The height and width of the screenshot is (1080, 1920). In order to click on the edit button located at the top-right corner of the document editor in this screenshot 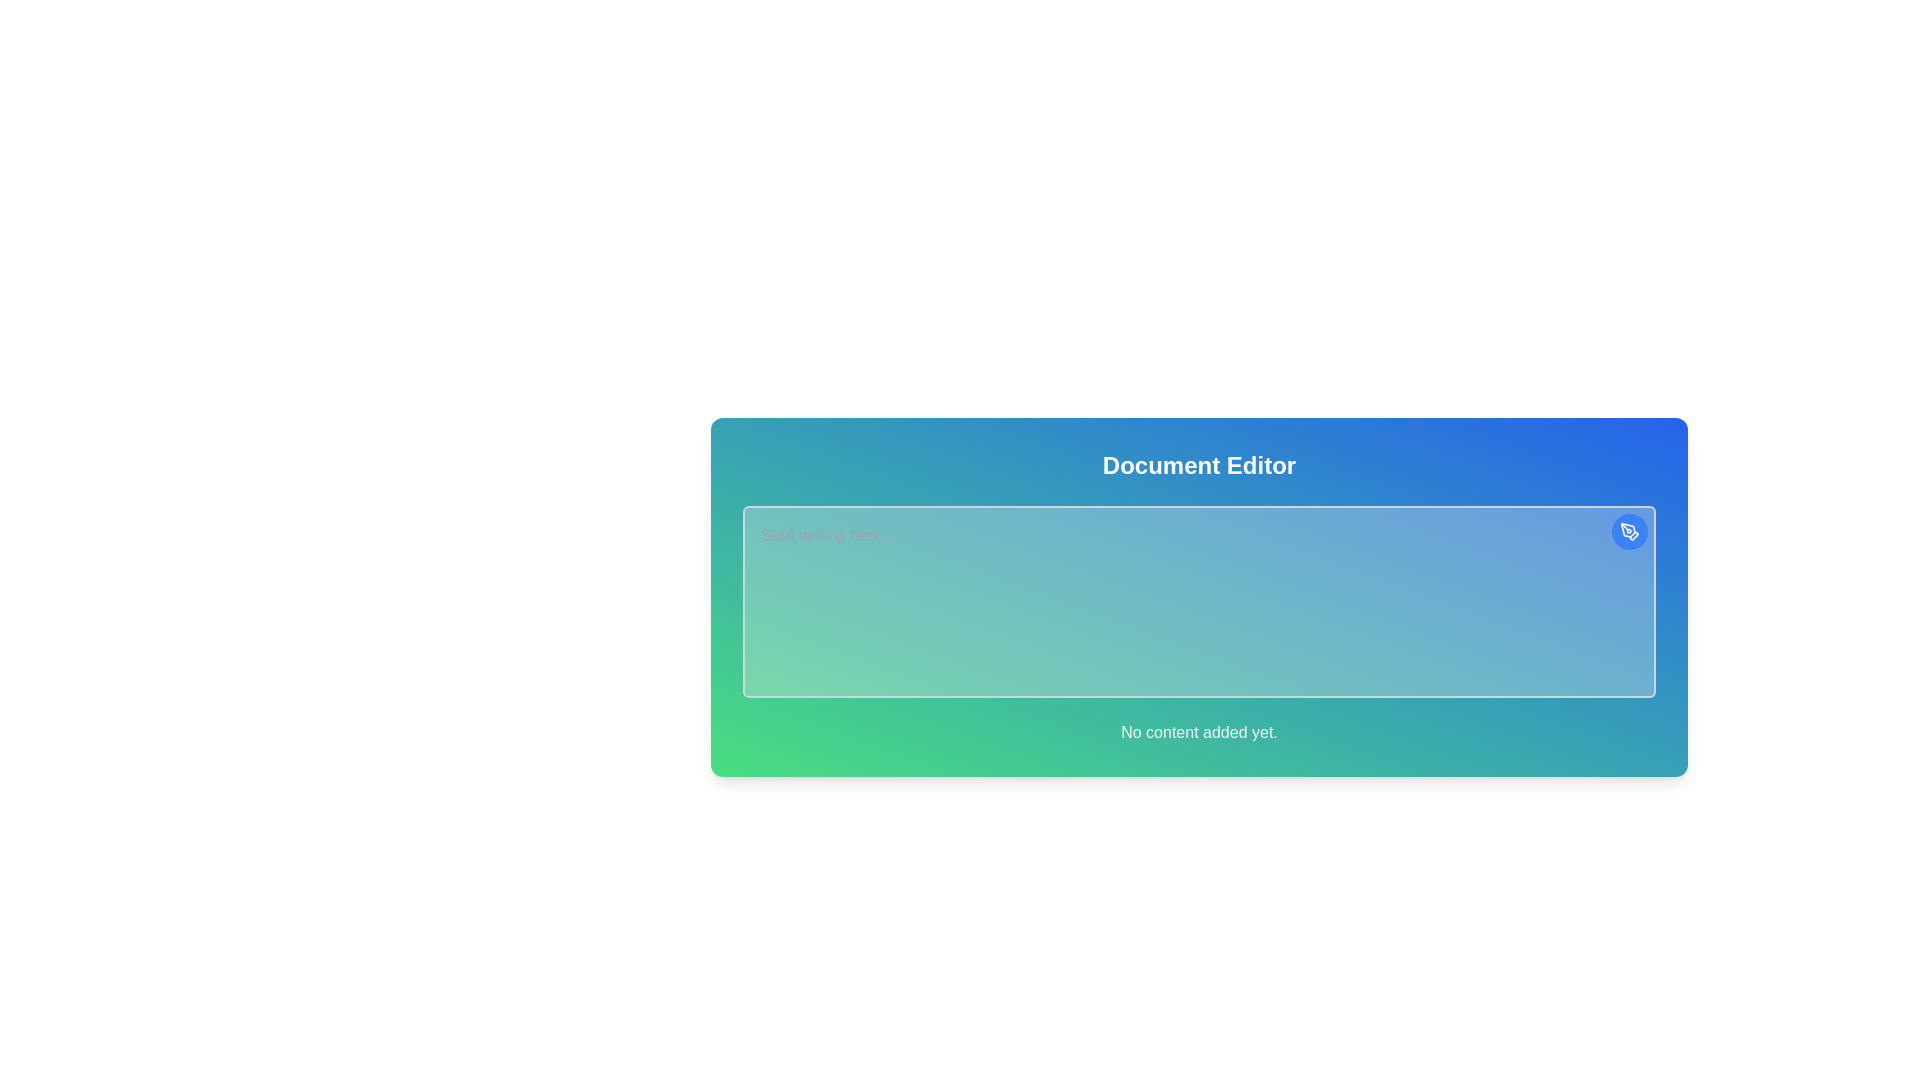, I will do `click(1630, 531)`.